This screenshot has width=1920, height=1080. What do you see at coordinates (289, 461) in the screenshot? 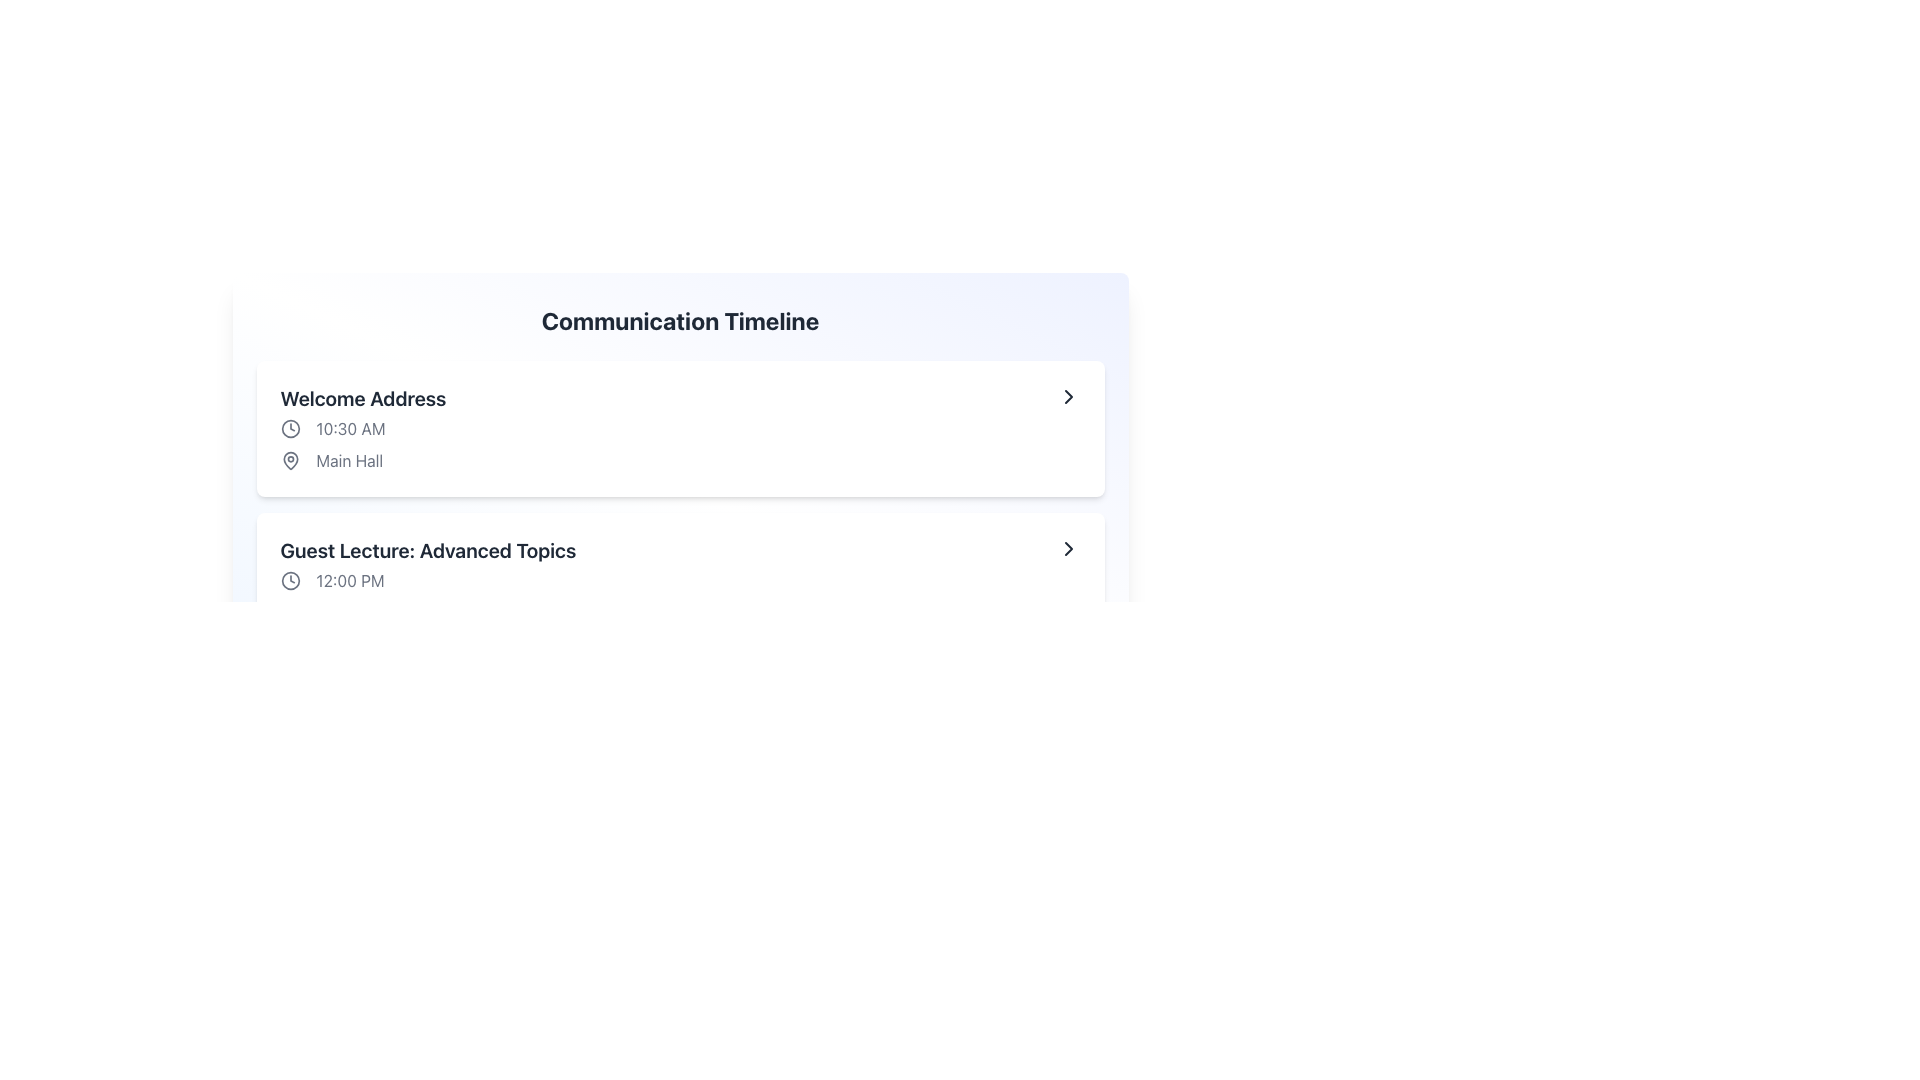
I see `the map pin icon indicating 'Main Hall' for the 'Welcome Address' event, located at the bottom-left area of the event card` at bounding box center [289, 461].